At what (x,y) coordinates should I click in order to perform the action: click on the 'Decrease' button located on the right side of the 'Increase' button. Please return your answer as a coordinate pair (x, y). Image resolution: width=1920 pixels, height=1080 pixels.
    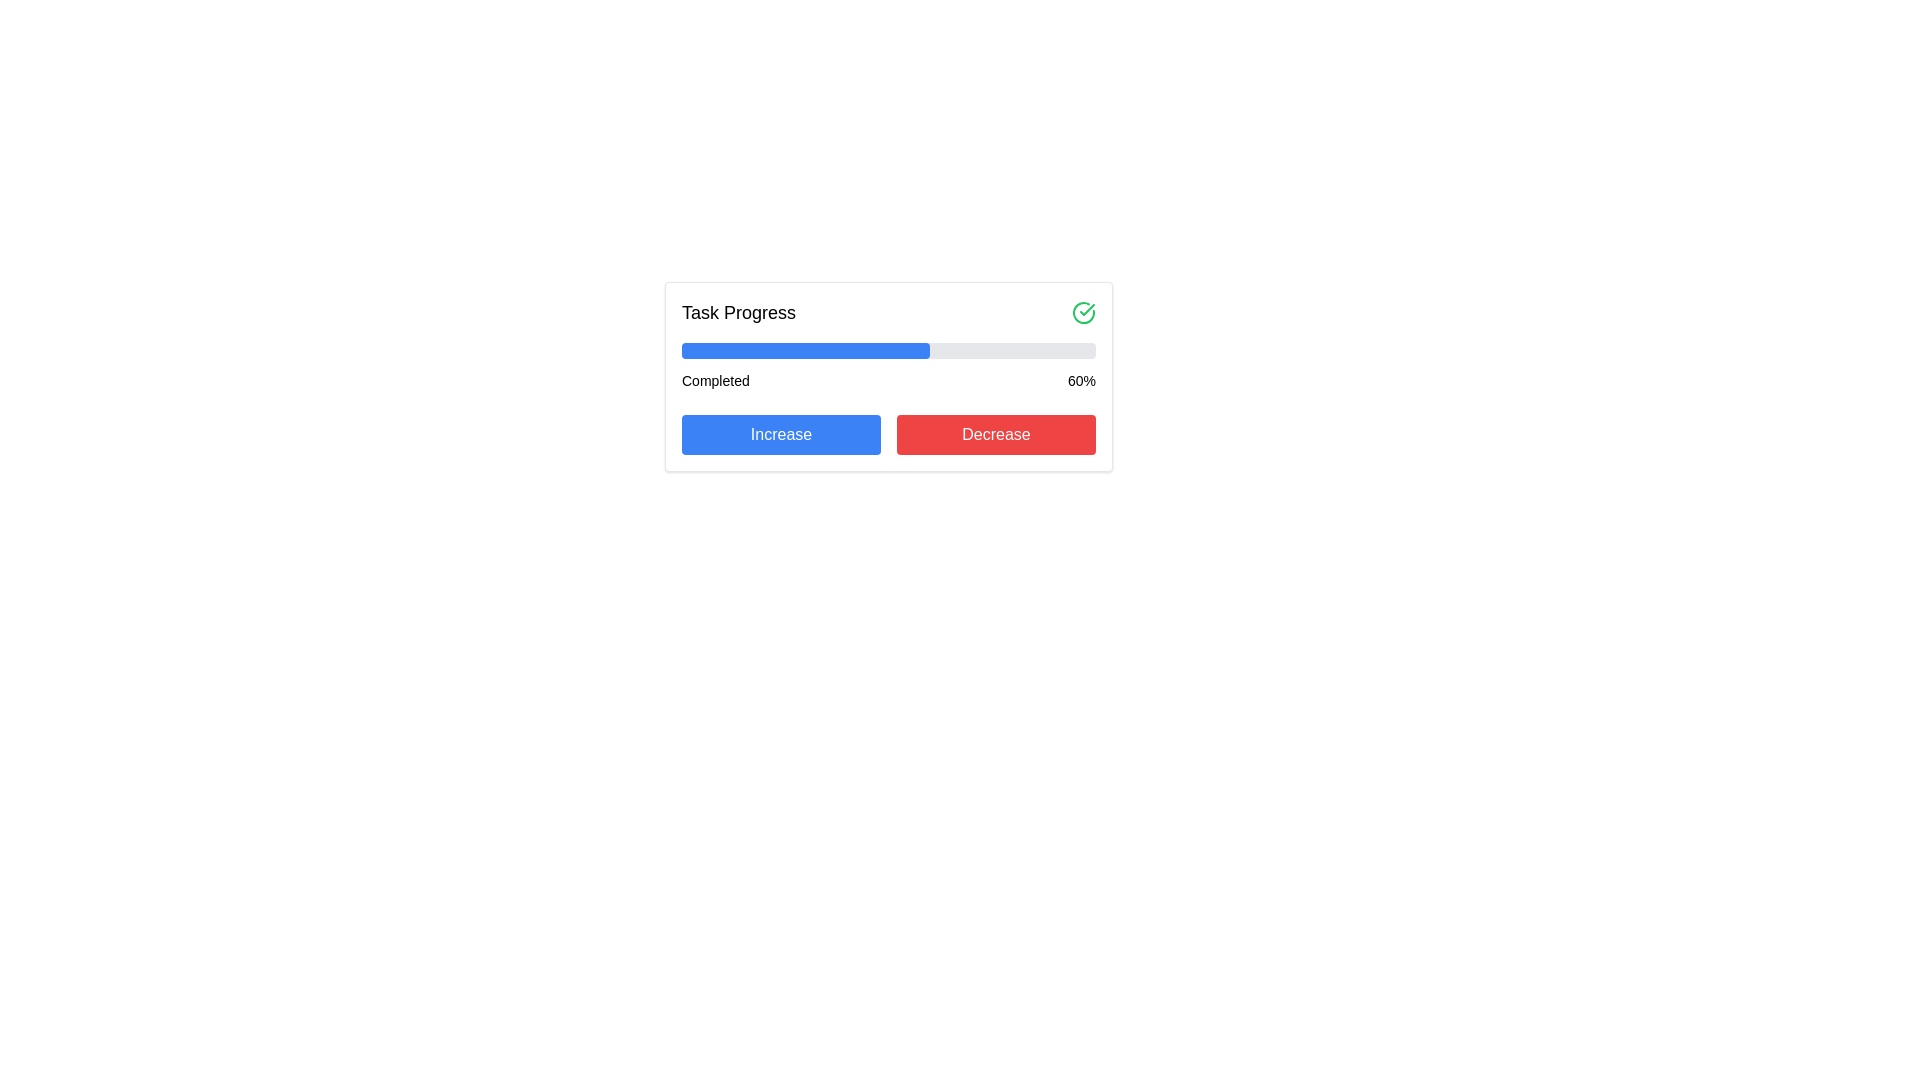
    Looking at the image, I should click on (996, 434).